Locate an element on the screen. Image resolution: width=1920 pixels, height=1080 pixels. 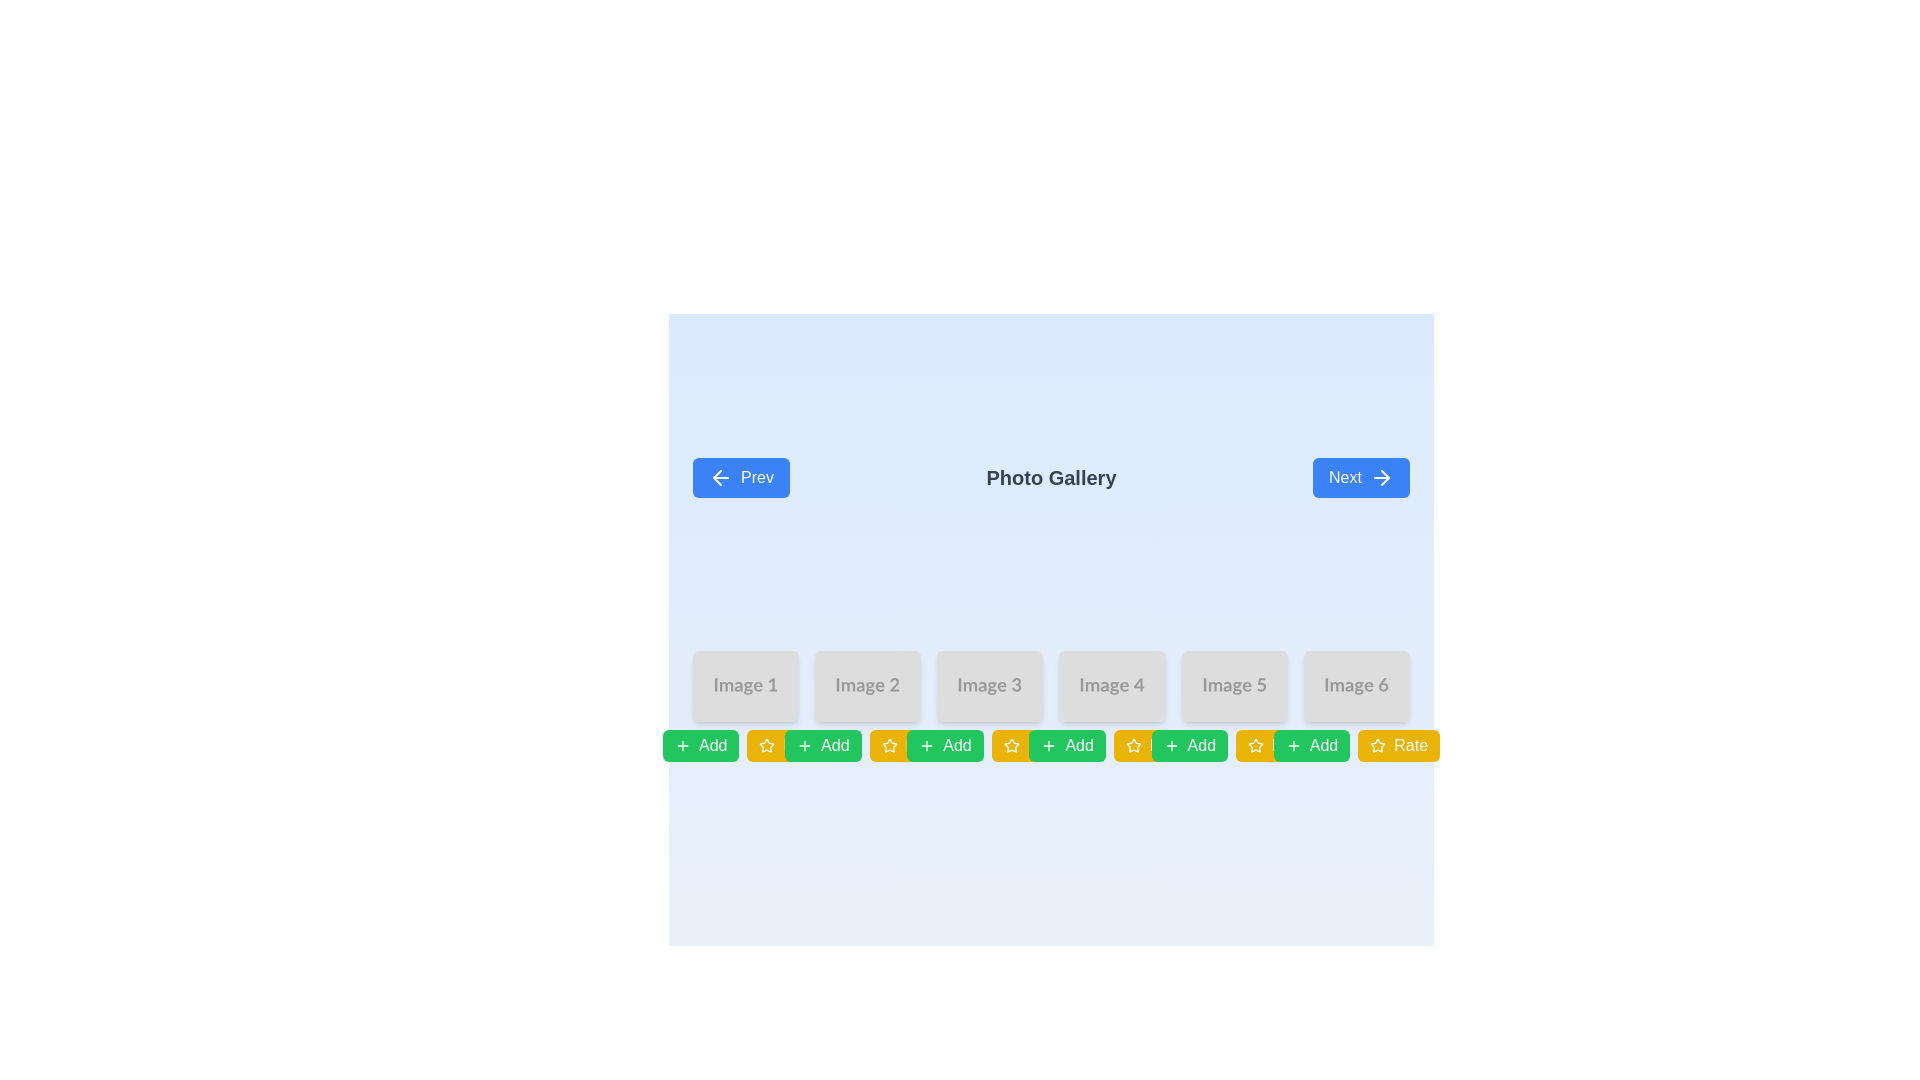
the fifth star icon located in the row of interactive buttons below the image gallery is located at coordinates (1376, 744).